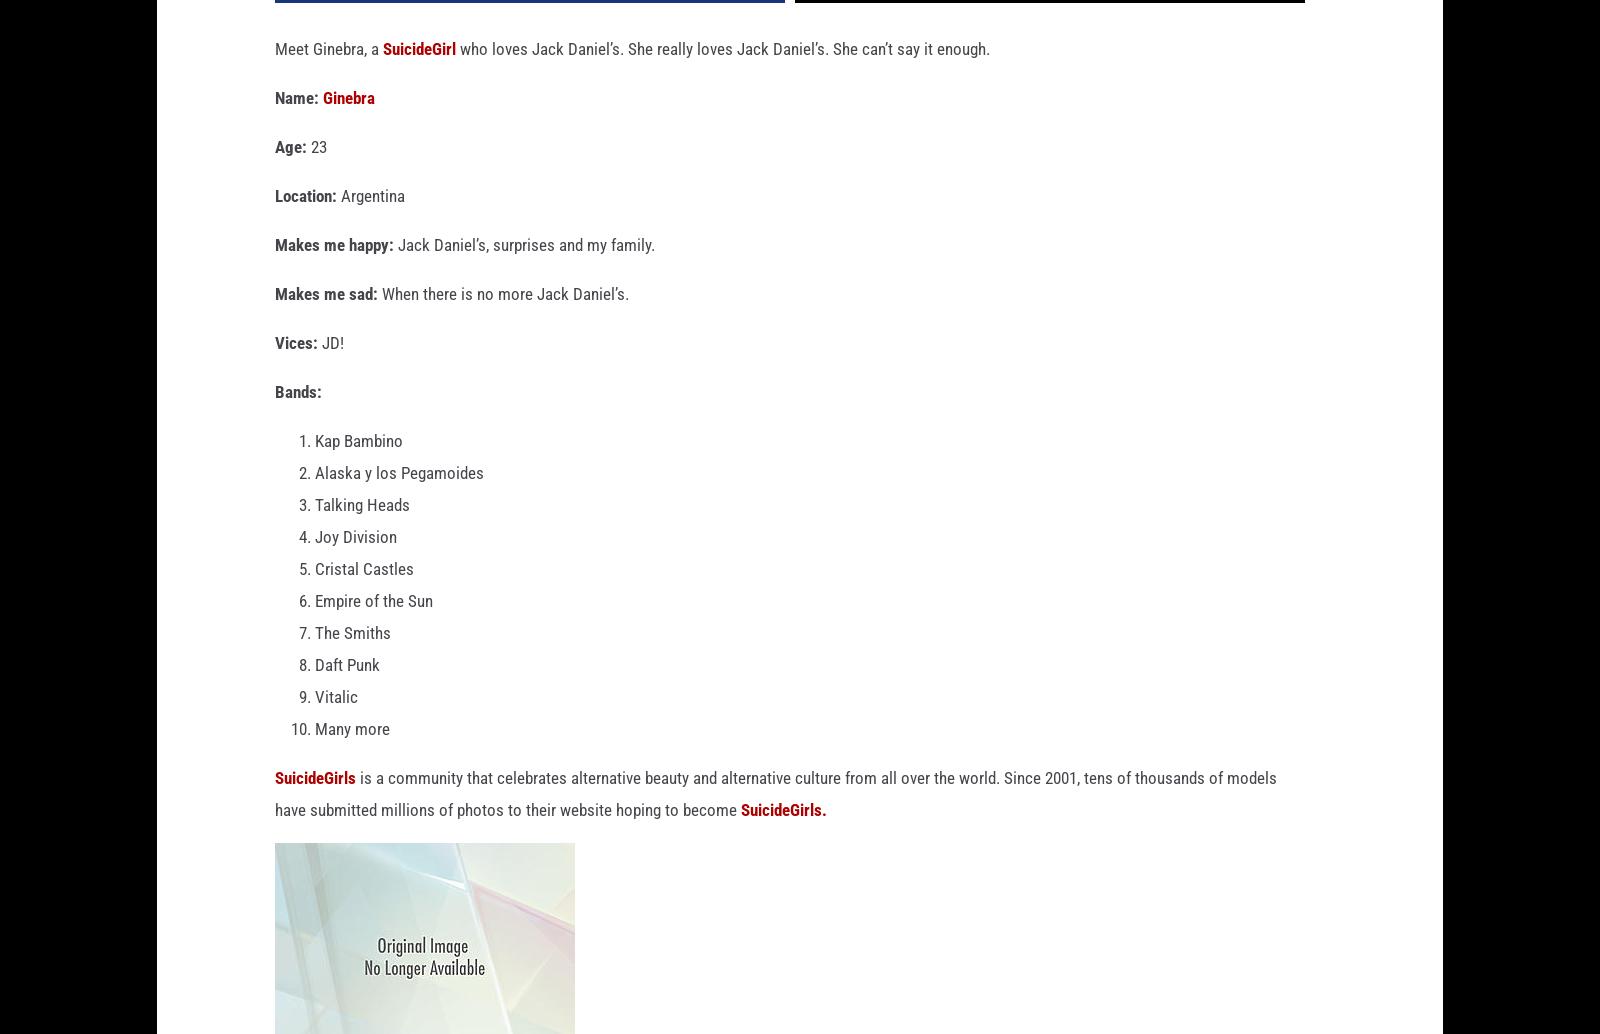 The height and width of the screenshot is (1034, 1600). Describe the element at coordinates (334, 276) in the screenshot. I see `'Makes me happy:'` at that location.